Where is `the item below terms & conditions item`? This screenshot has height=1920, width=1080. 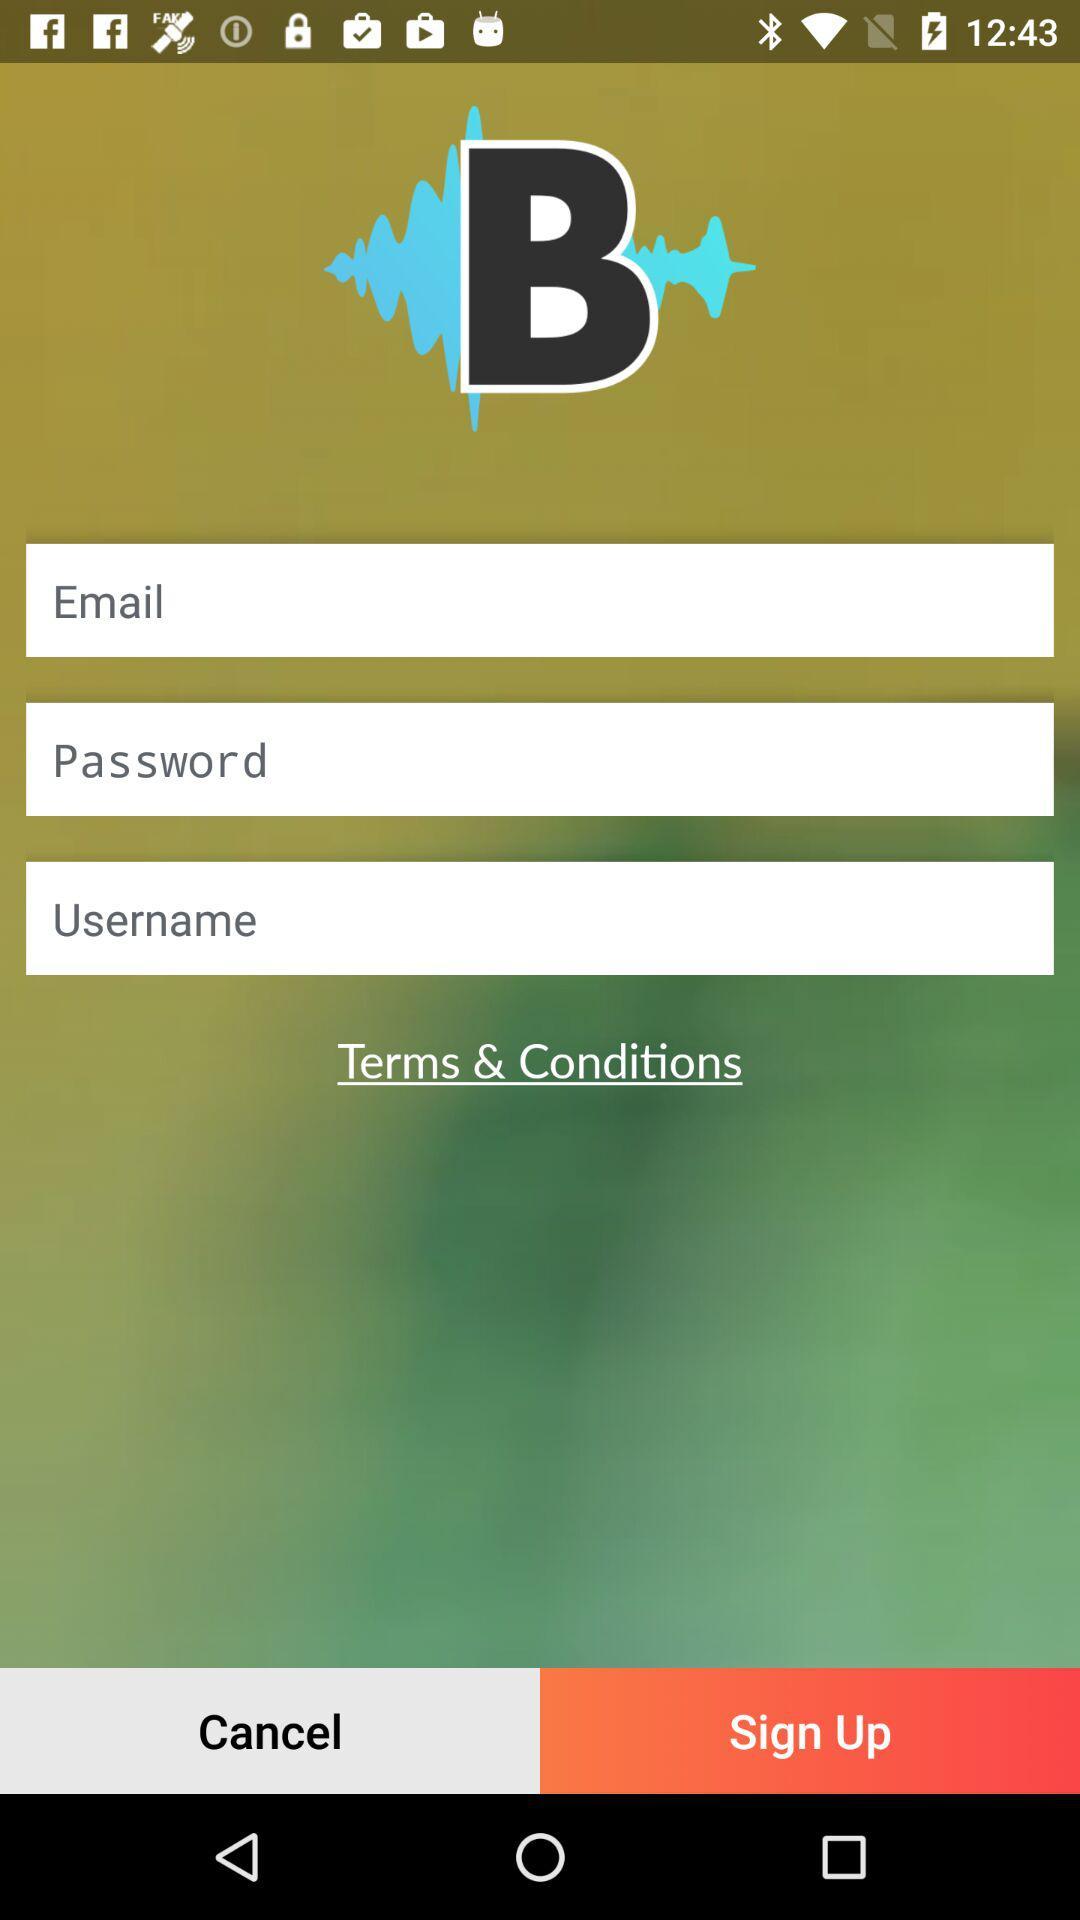 the item below terms & conditions item is located at coordinates (810, 1730).